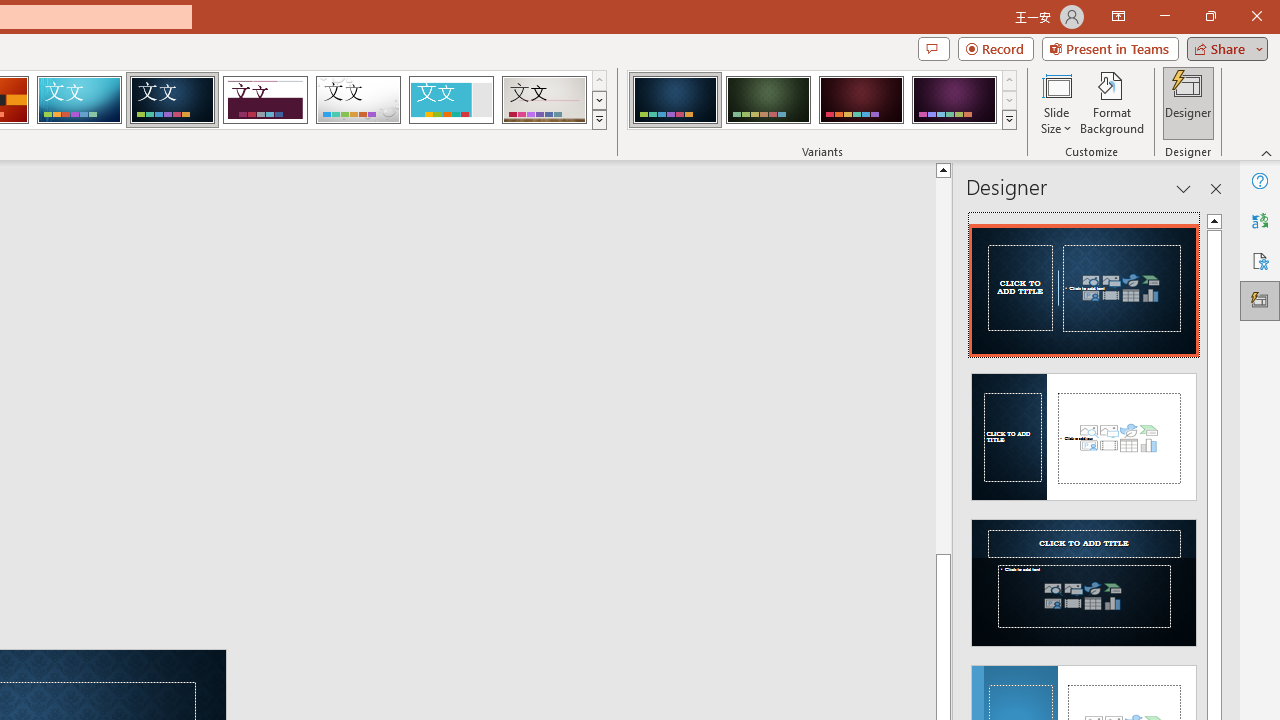 This screenshot has width=1280, height=720. Describe the element at coordinates (598, 120) in the screenshot. I see `'Themes'` at that location.